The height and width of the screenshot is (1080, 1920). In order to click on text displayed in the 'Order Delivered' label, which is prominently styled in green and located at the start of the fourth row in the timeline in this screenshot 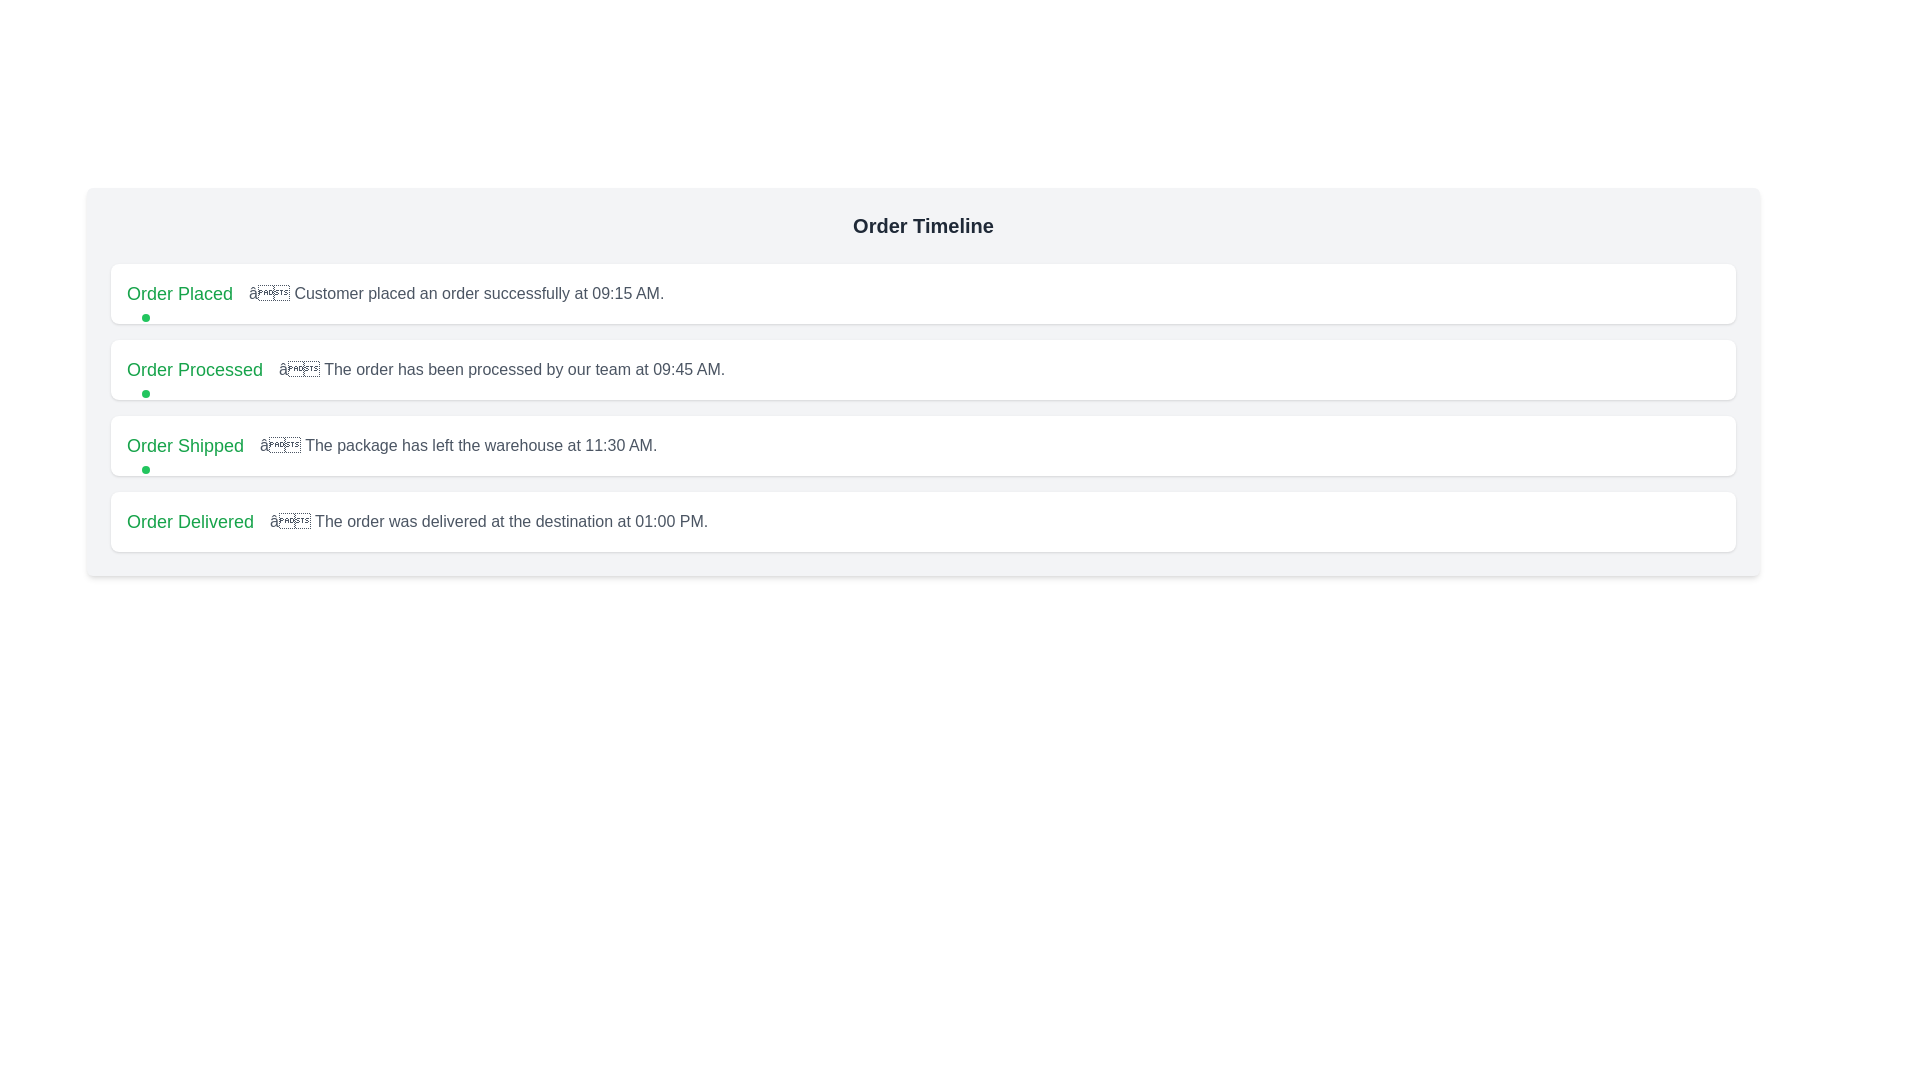, I will do `click(190, 520)`.